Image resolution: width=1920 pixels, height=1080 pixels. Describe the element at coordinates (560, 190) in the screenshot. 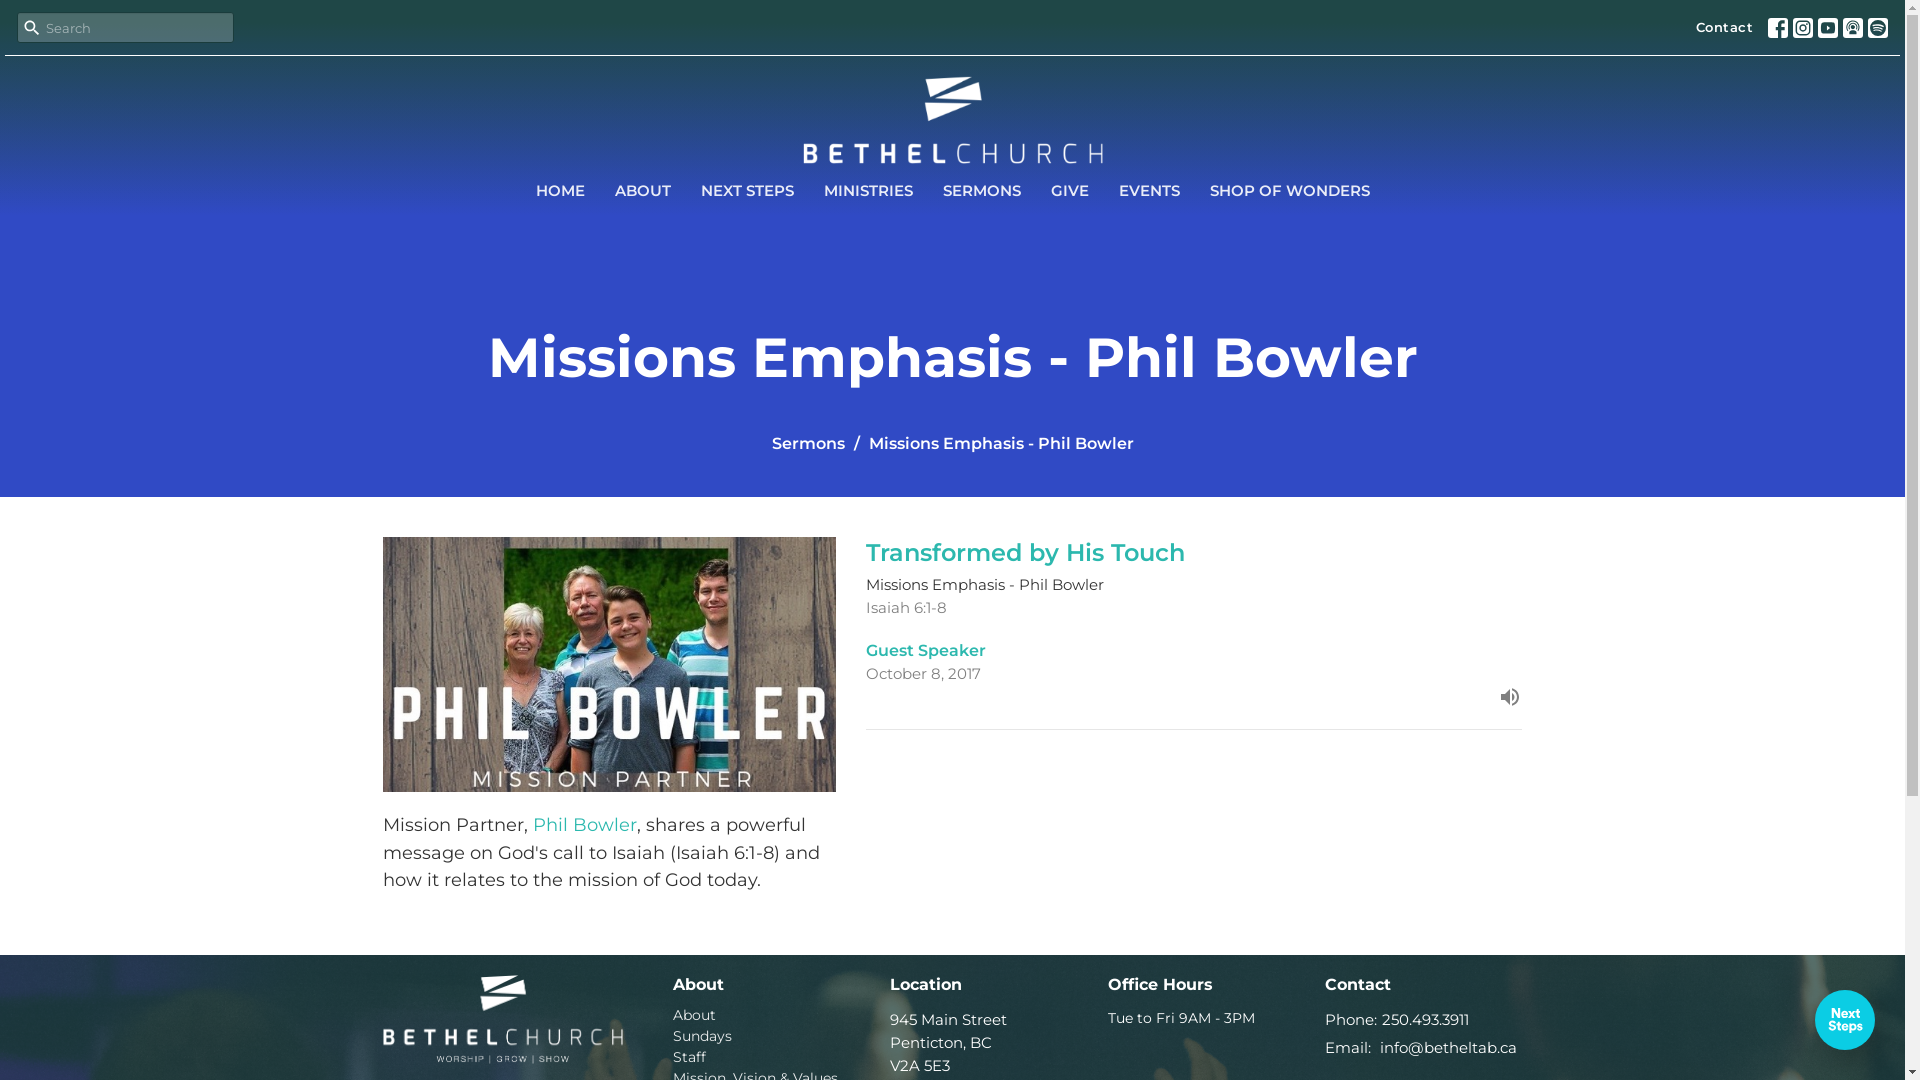

I see `'HOME'` at that location.